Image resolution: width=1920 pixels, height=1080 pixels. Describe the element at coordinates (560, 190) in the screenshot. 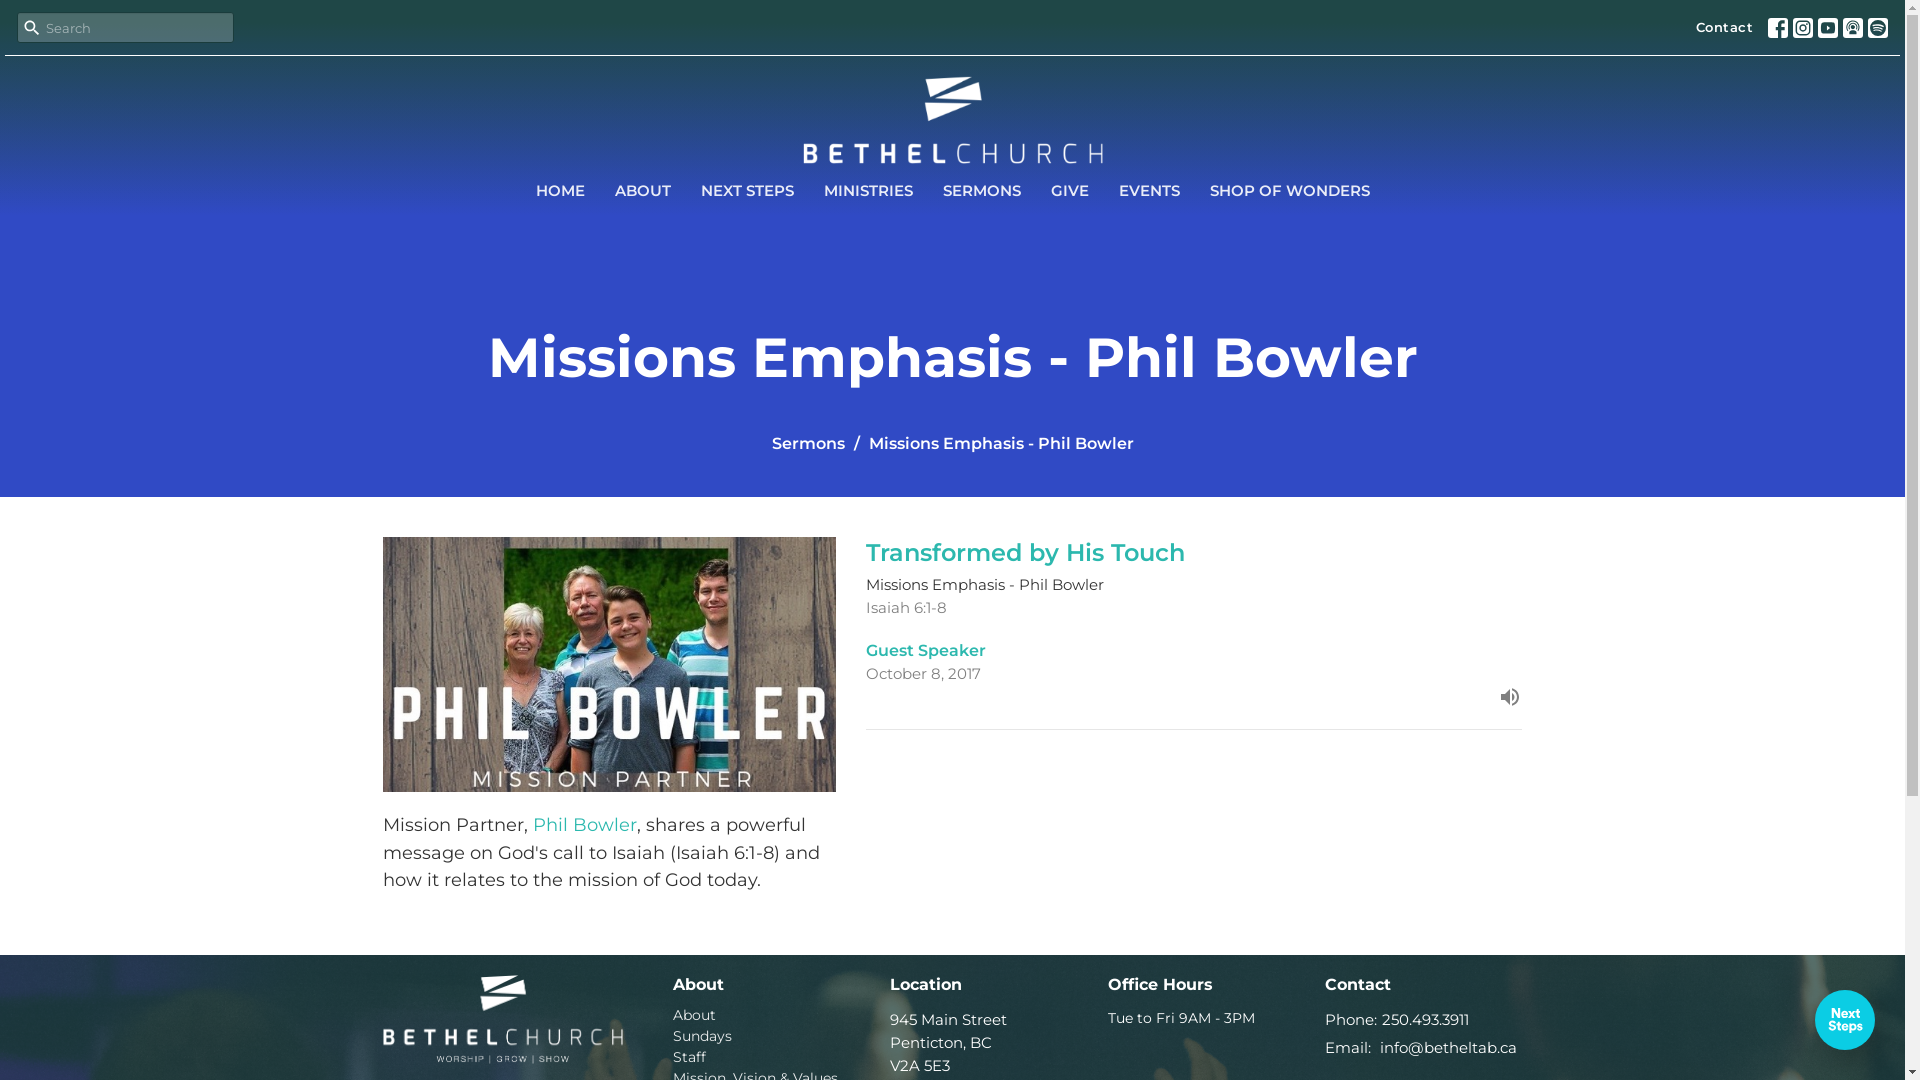

I see `'HOME'` at that location.